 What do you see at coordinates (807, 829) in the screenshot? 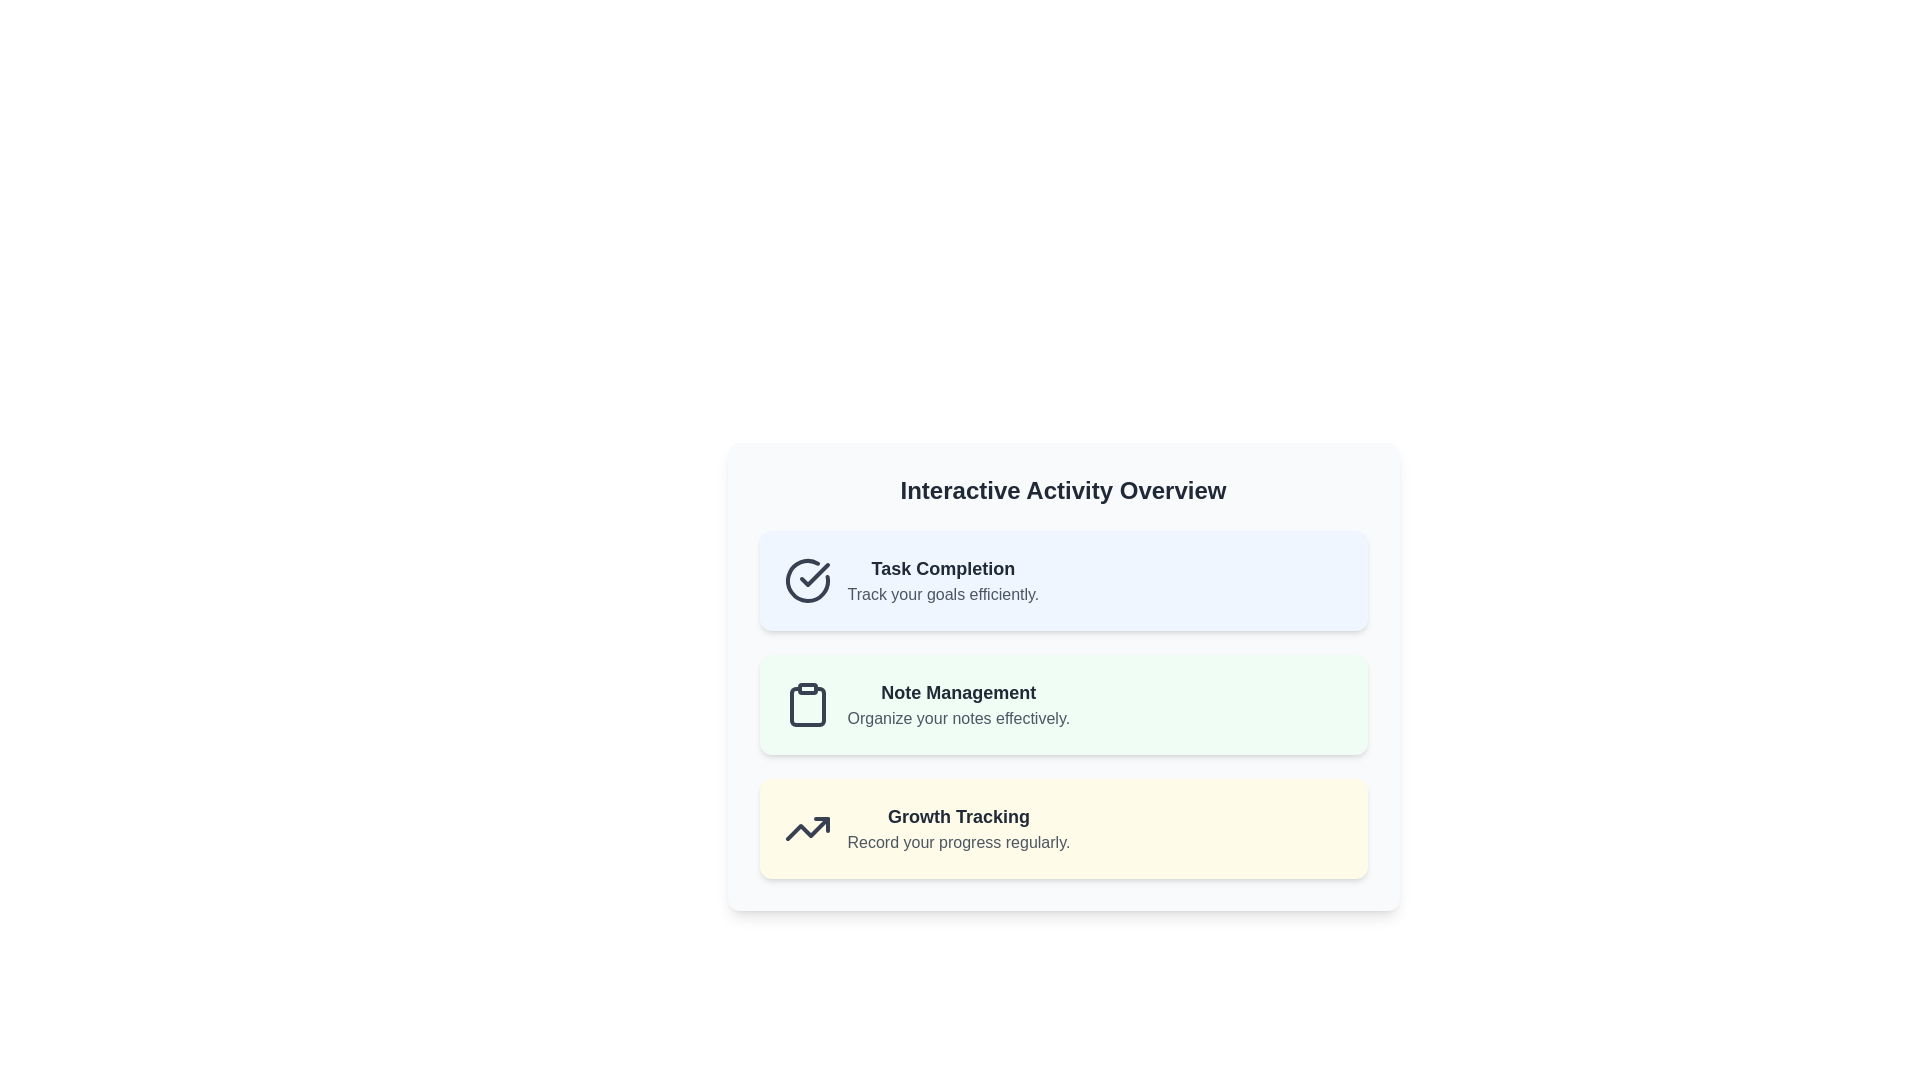
I see `the 'Growth Tracking' icon located to the left of the text 'Growth Tracking' in the third row of the card structure` at bounding box center [807, 829].